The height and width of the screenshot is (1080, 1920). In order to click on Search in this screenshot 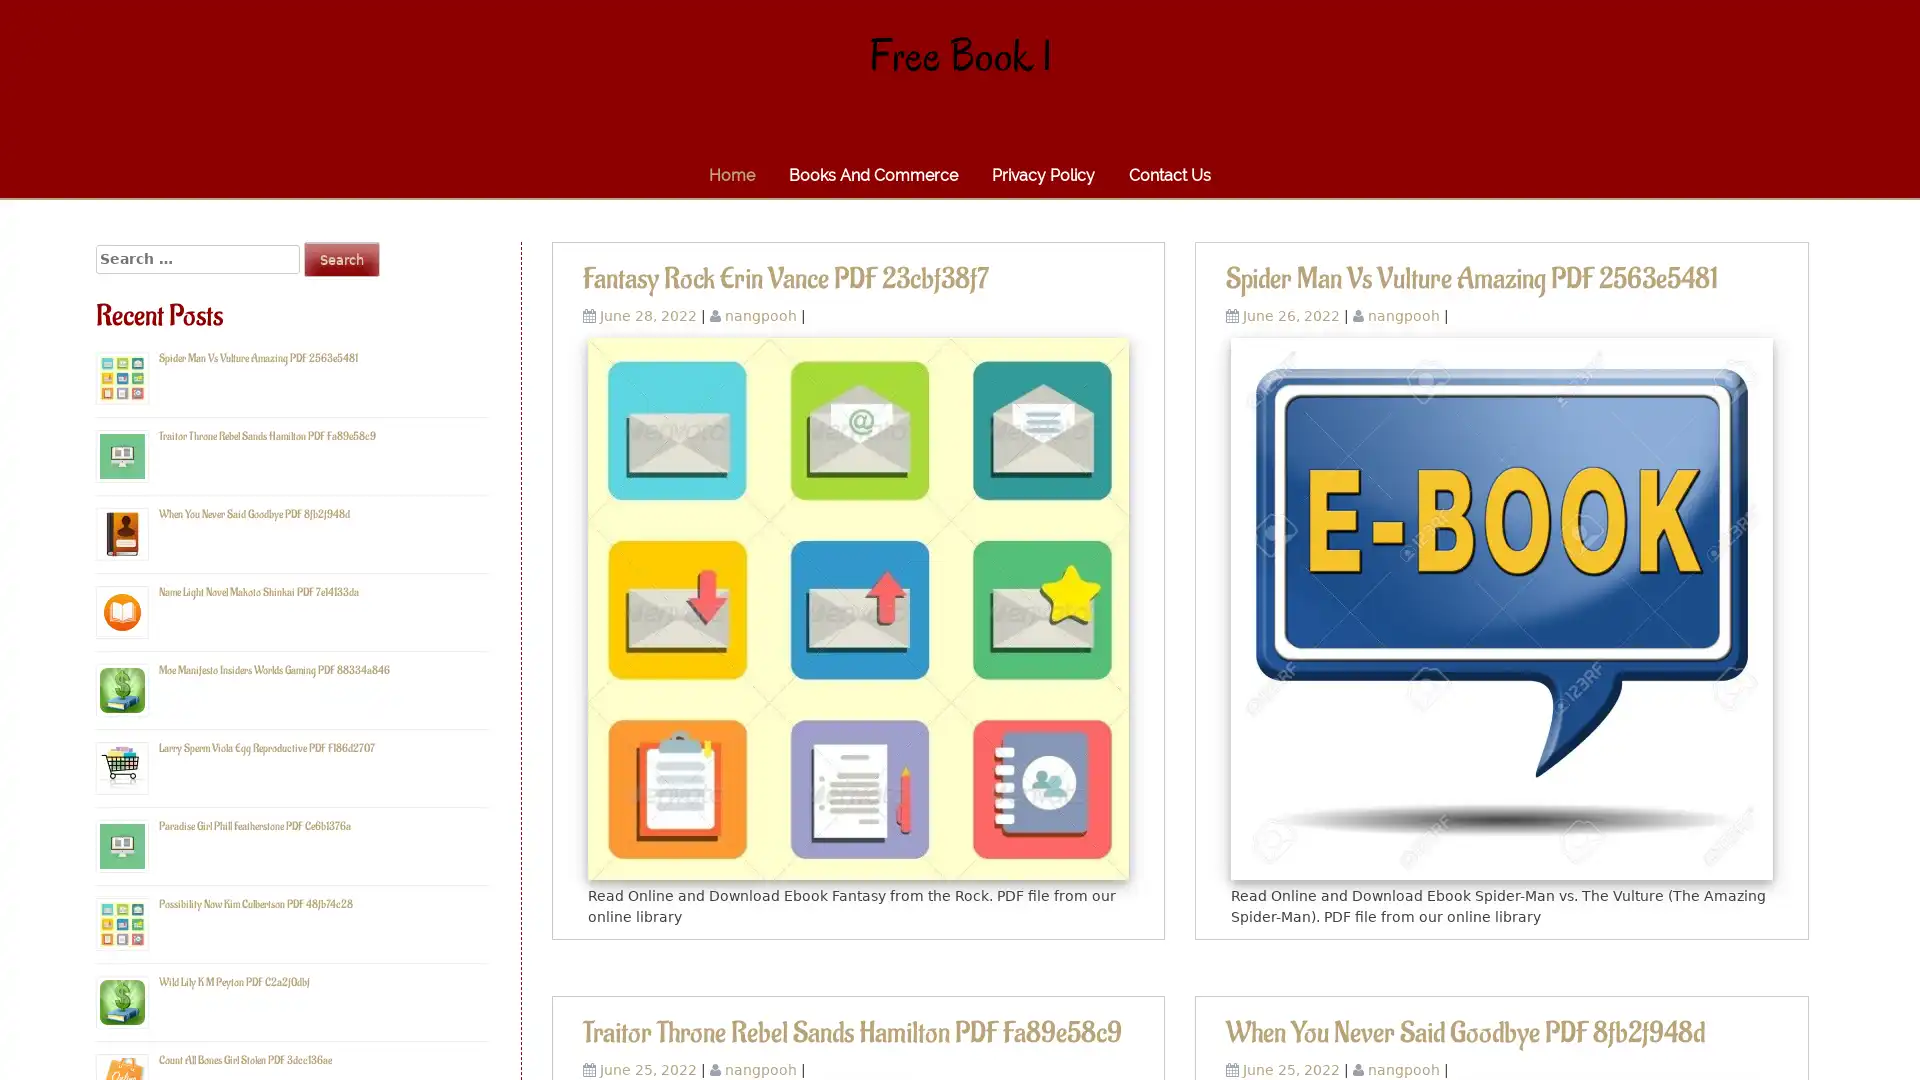, I will do `click(341, 258)`.